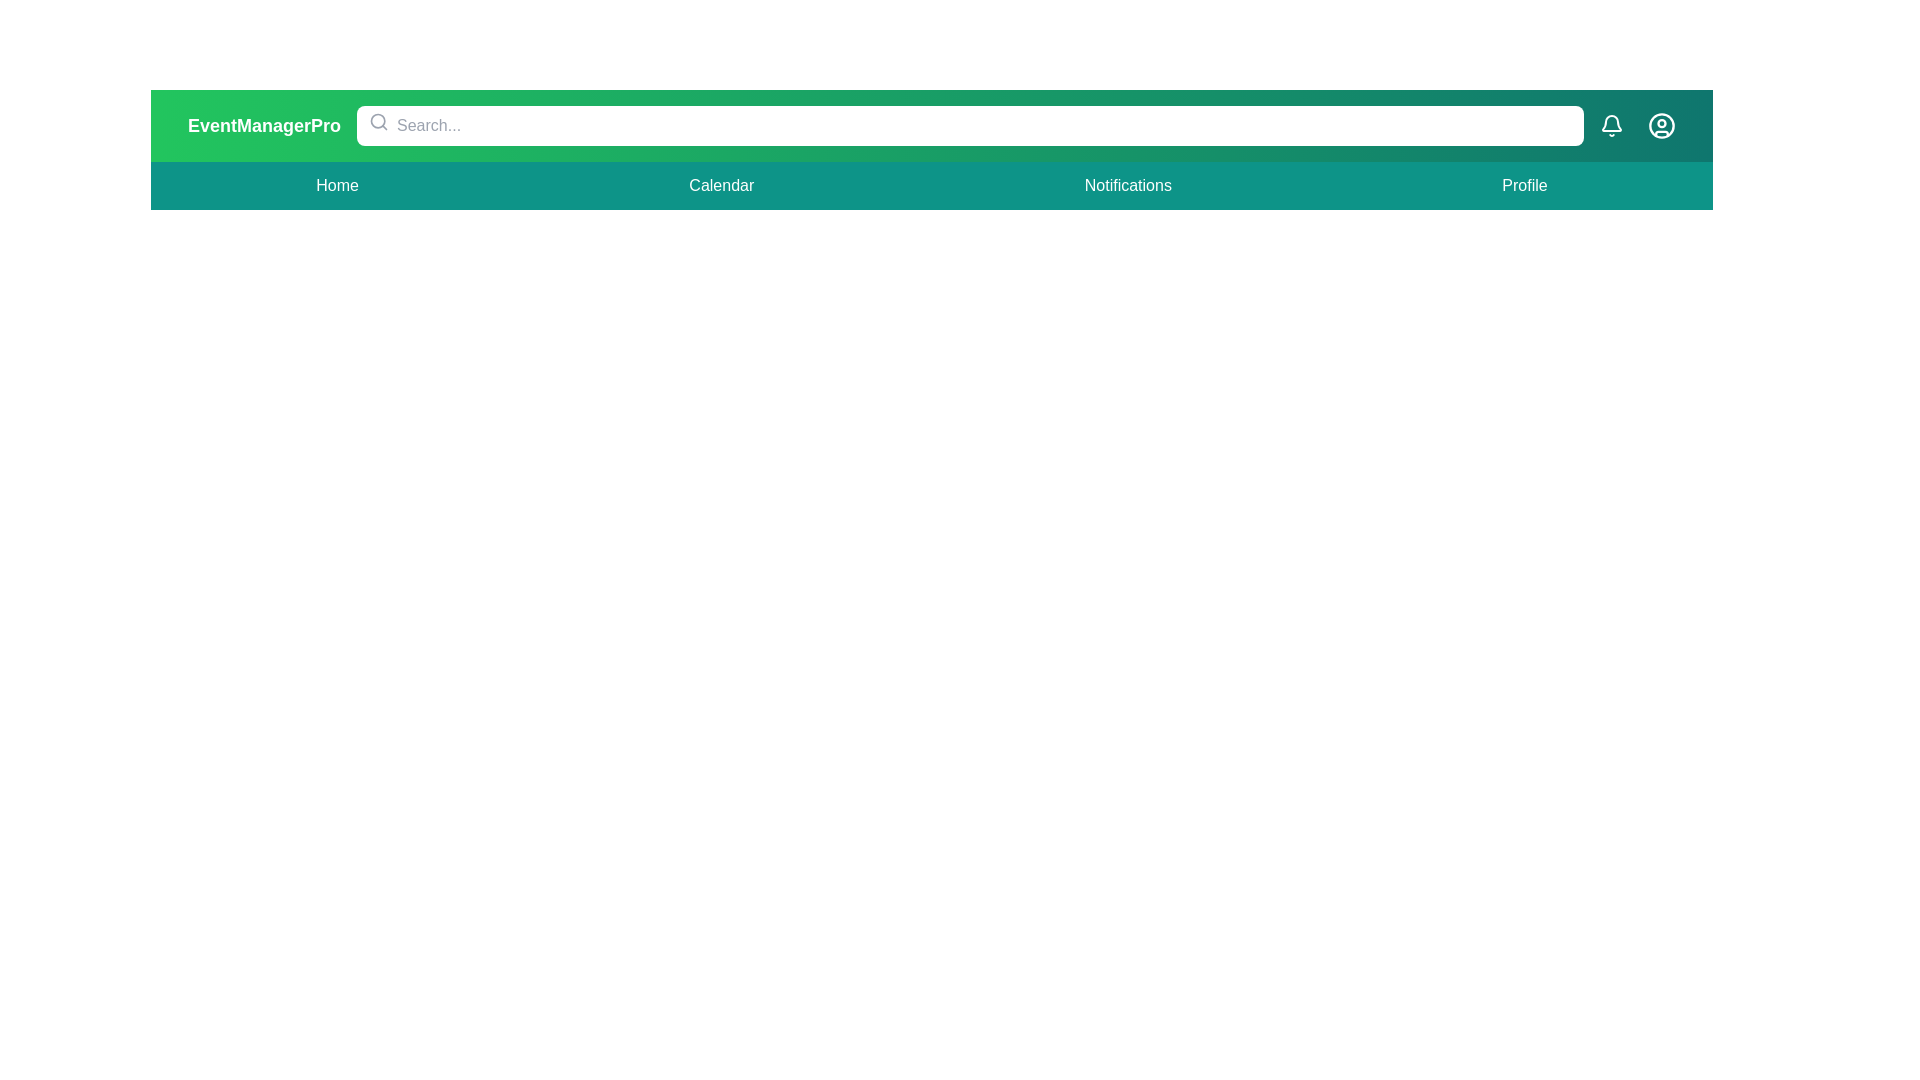  Describe the element at coordinates (1524, 185) in the screenshot. I see `the menu item Profile from the navigation bar` at that location.